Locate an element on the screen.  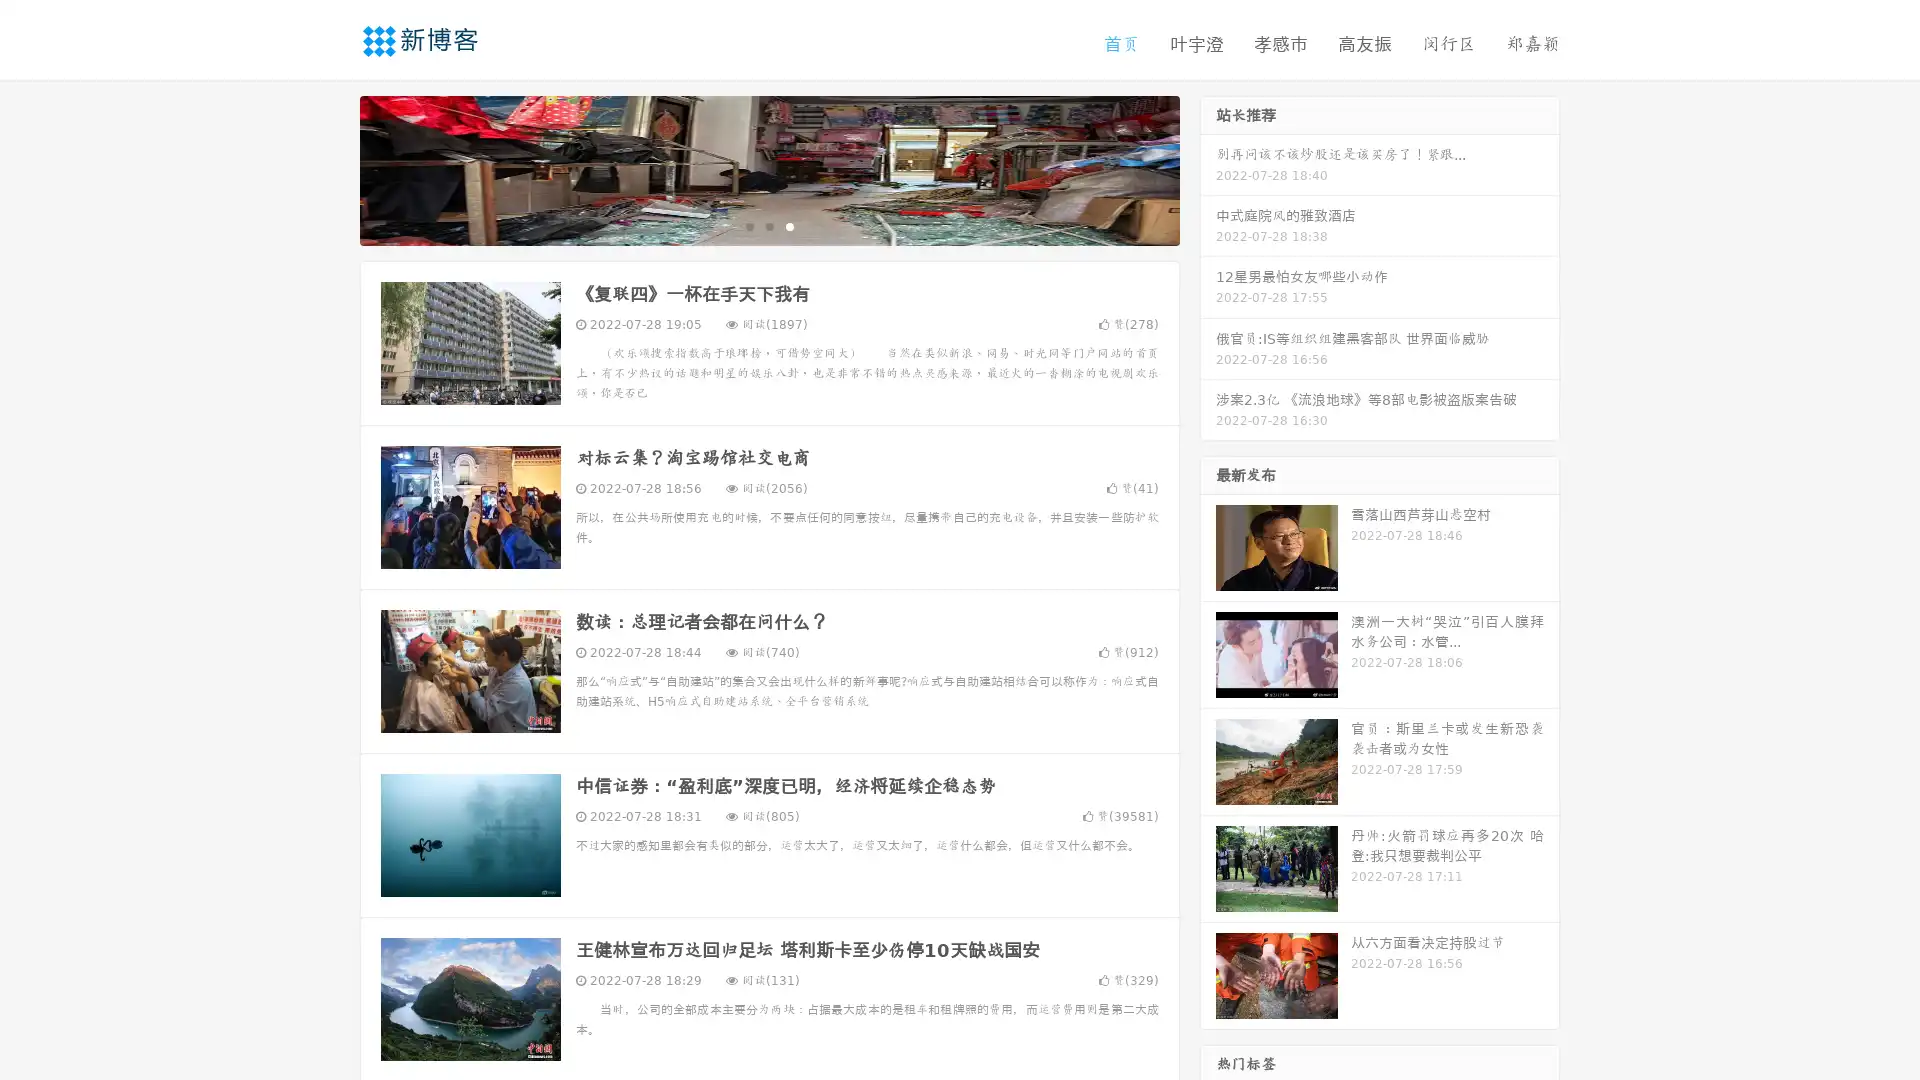
Go to slide 3 is located at coordinates (789, 225).